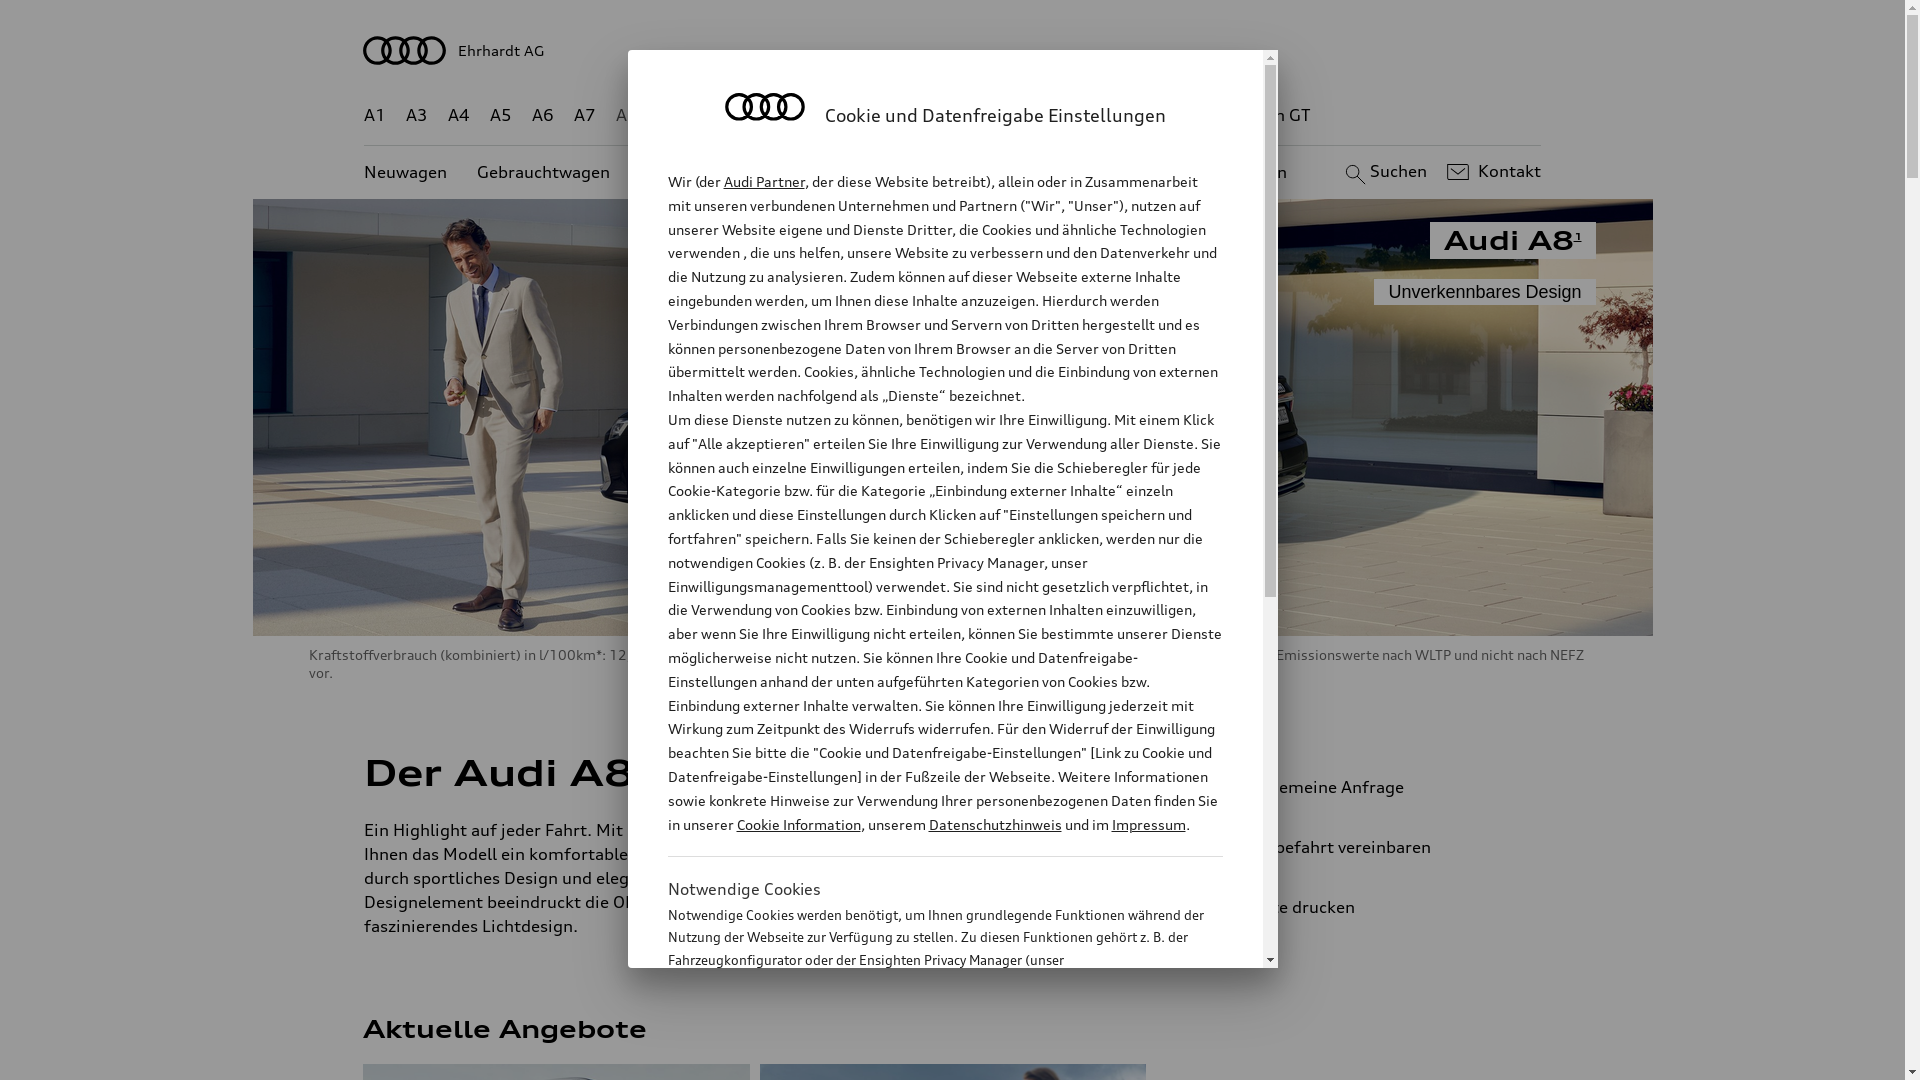 This screenshot has height=1080, width=1920. Describe the element at coordinates (637, 767) in the screenshot. I see `'1'` at that location.